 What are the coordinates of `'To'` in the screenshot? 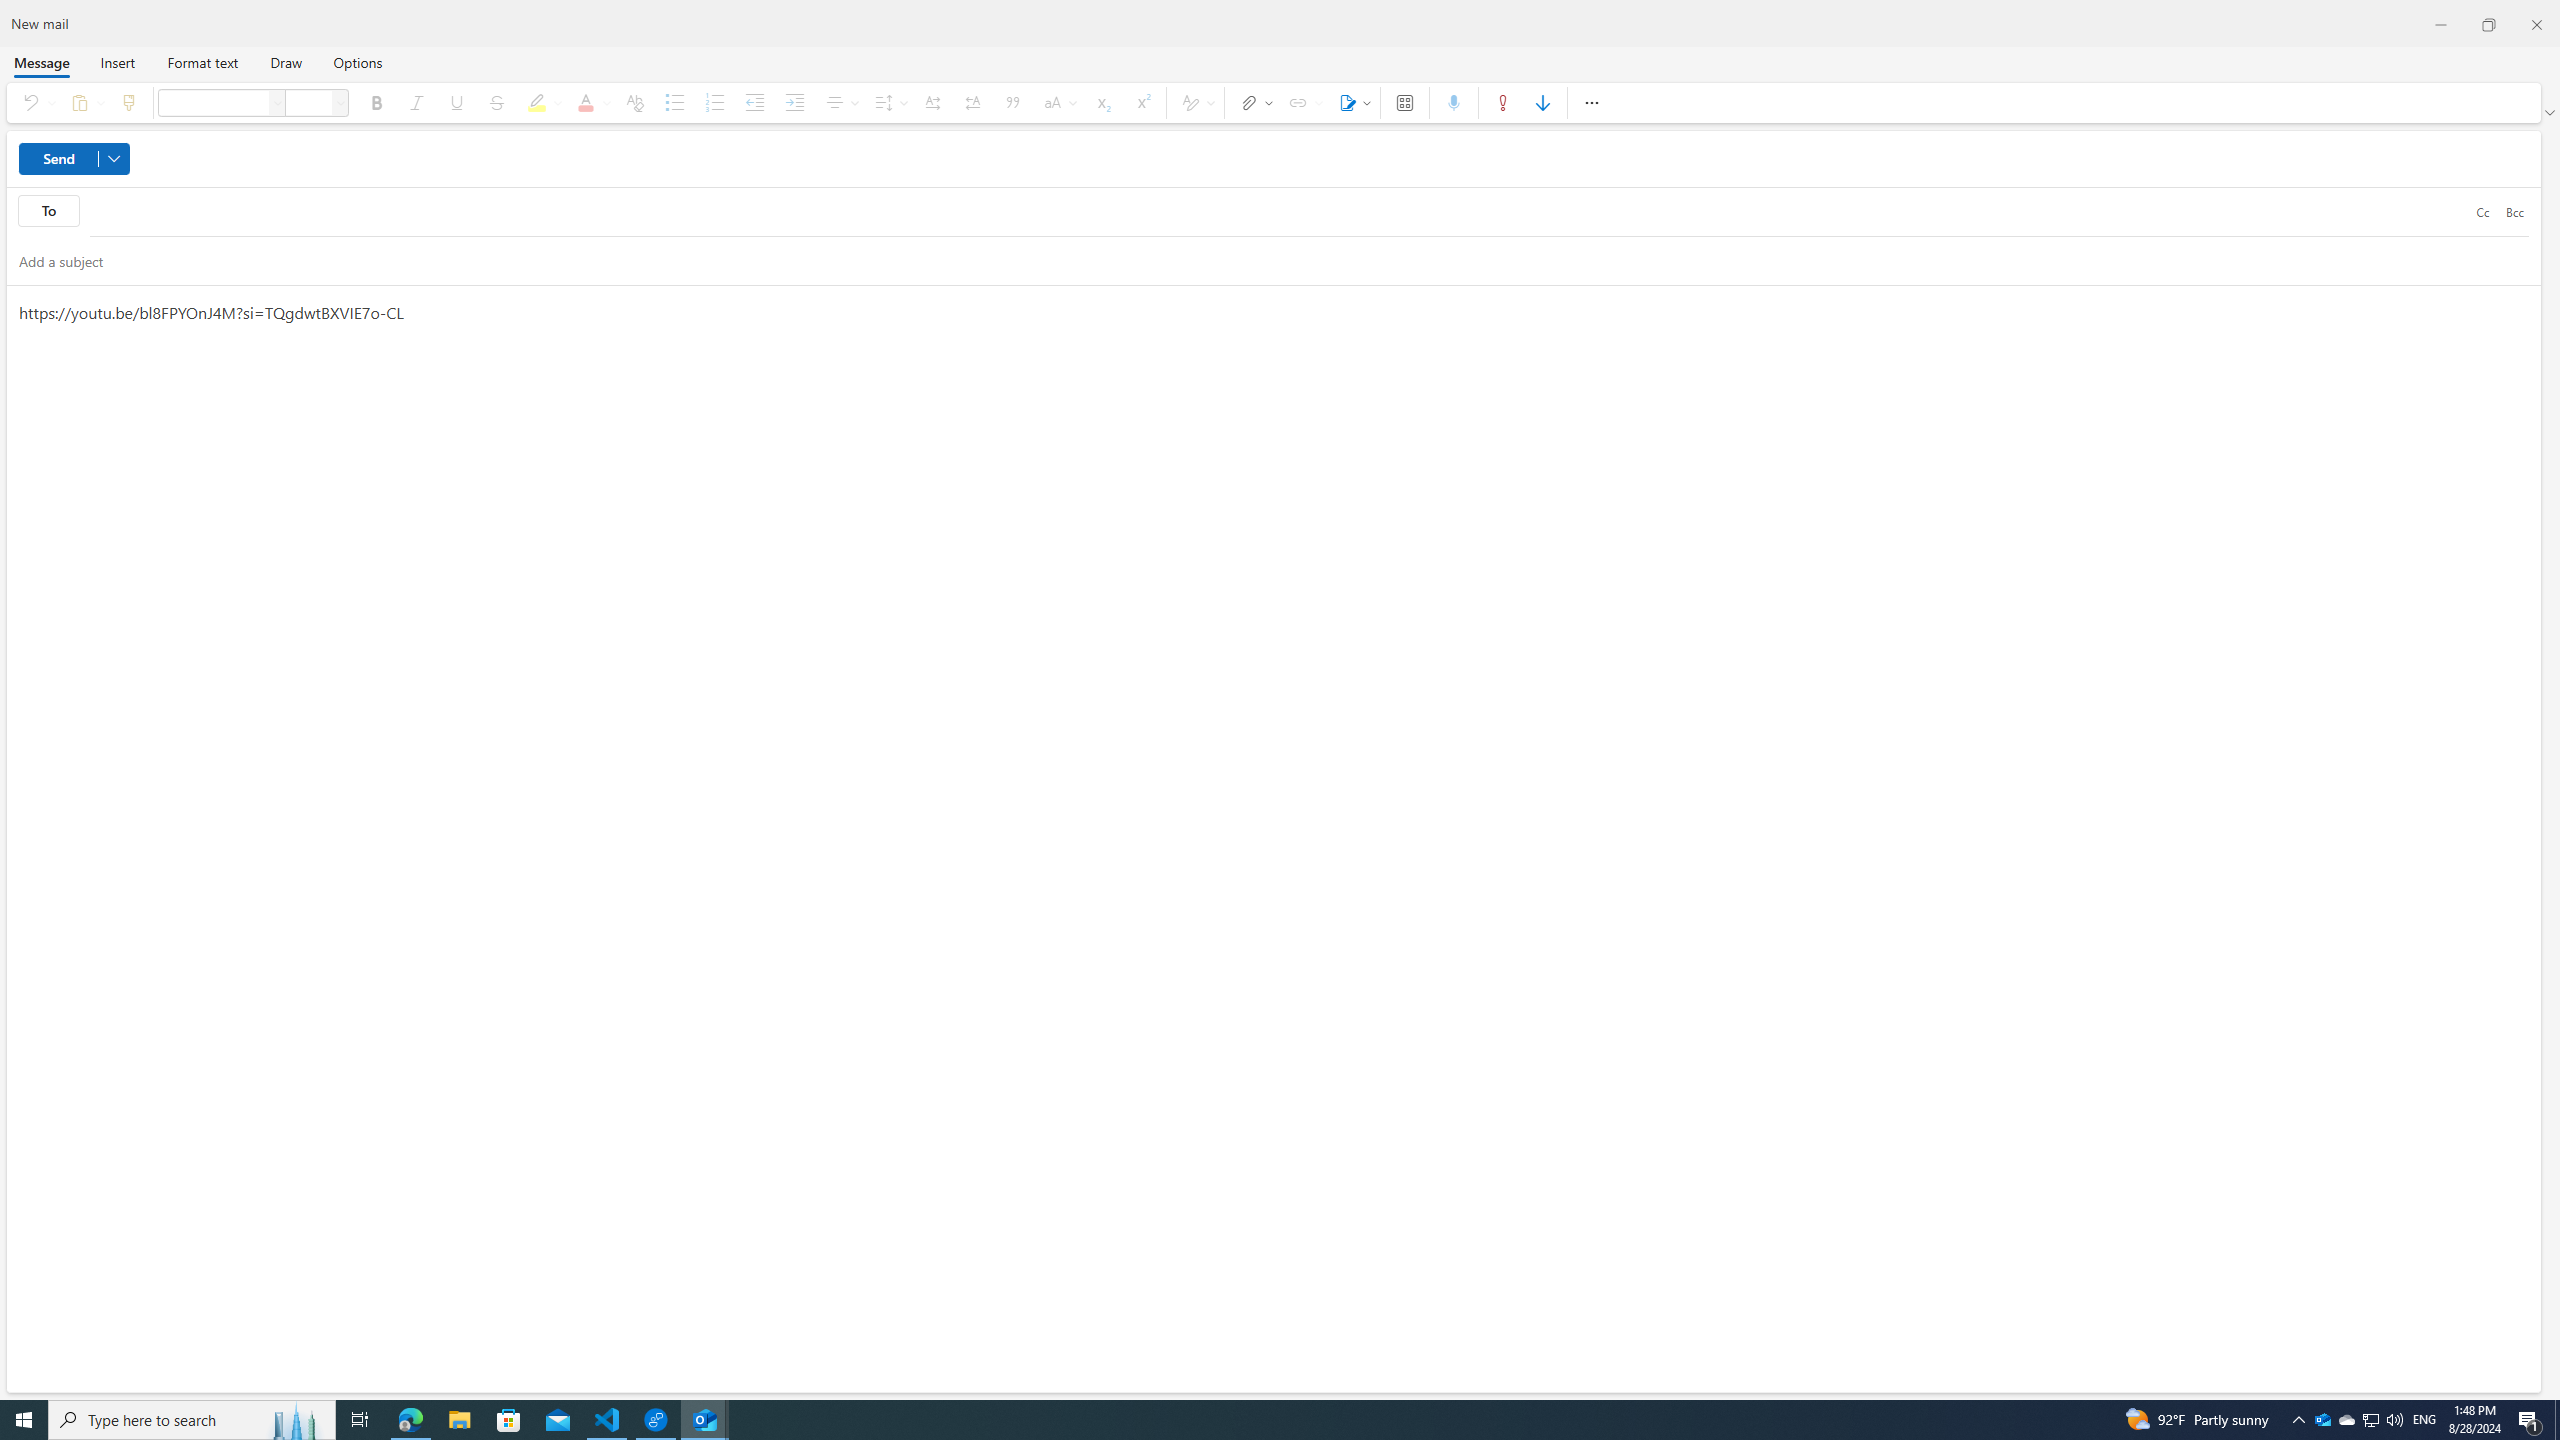 It's located at (48, 210).